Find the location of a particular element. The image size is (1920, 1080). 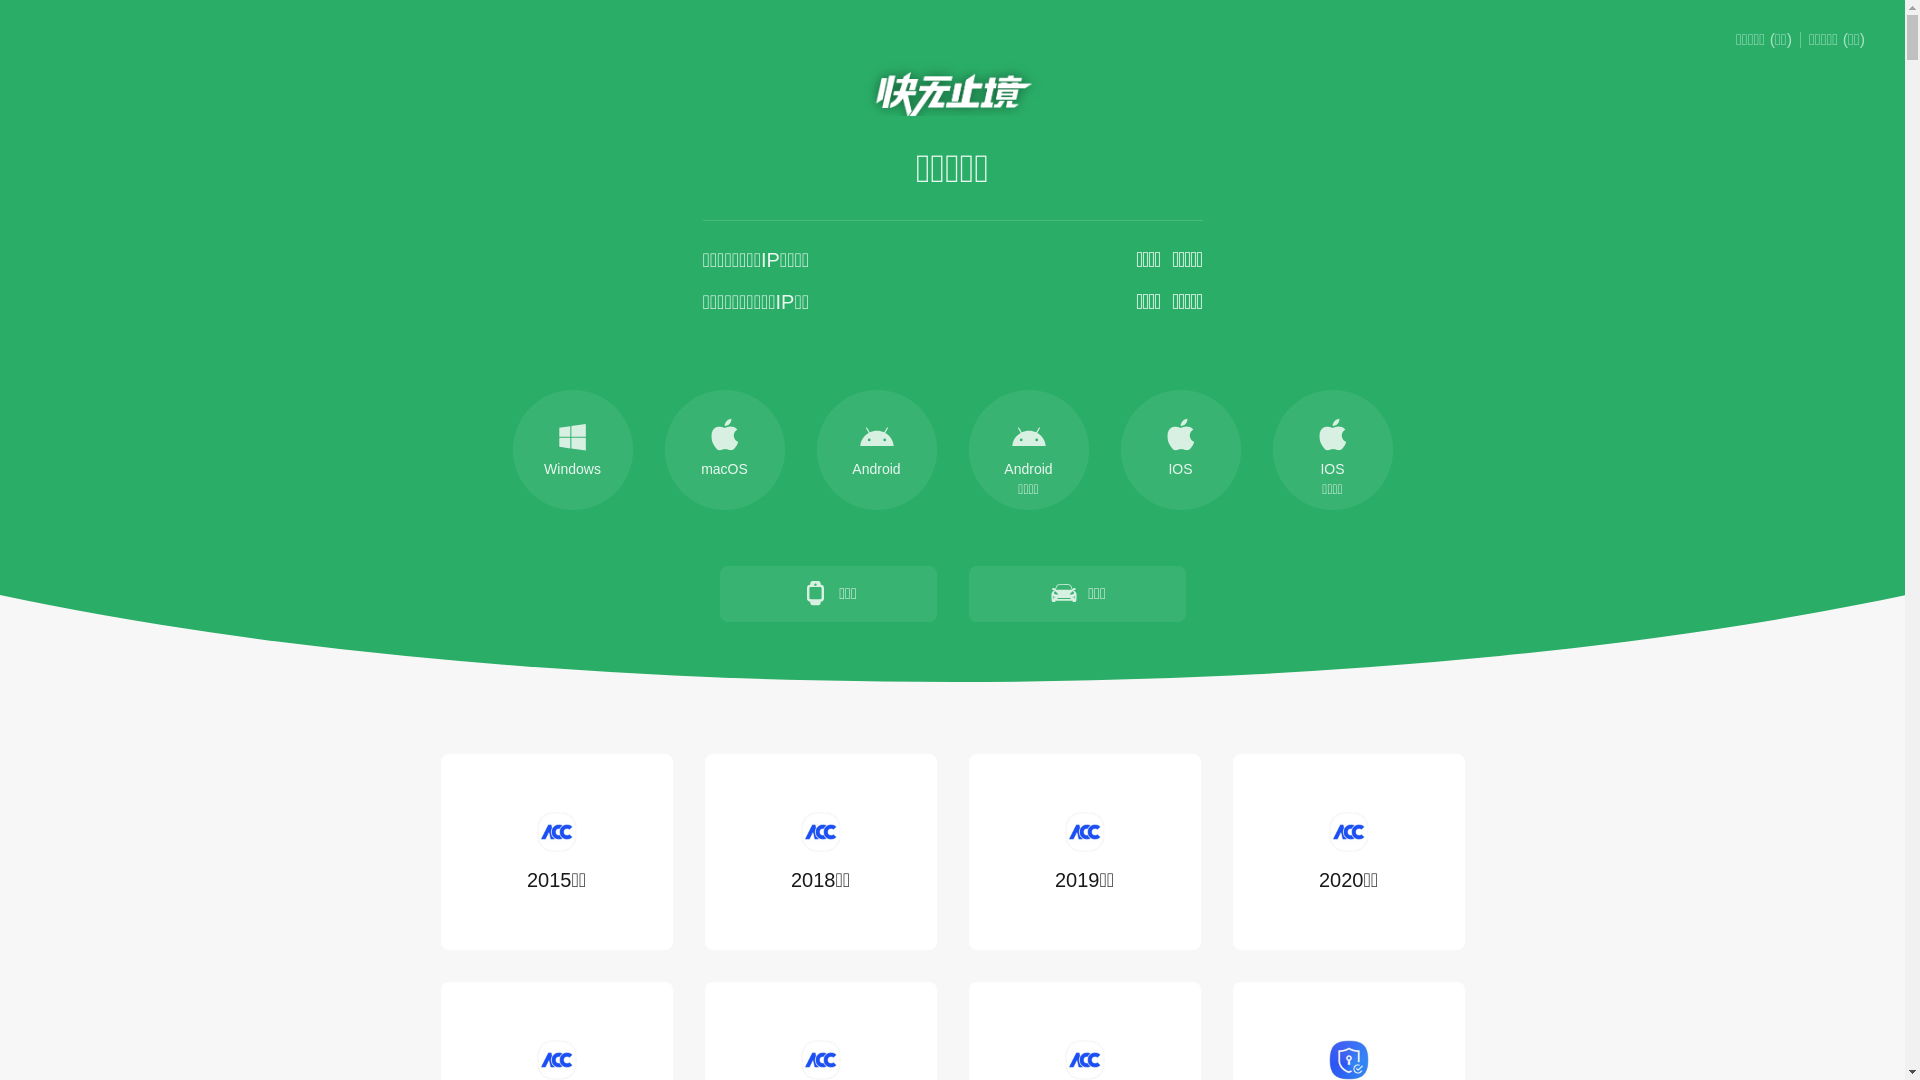

'Windows' is located at coordinates (512, 450).